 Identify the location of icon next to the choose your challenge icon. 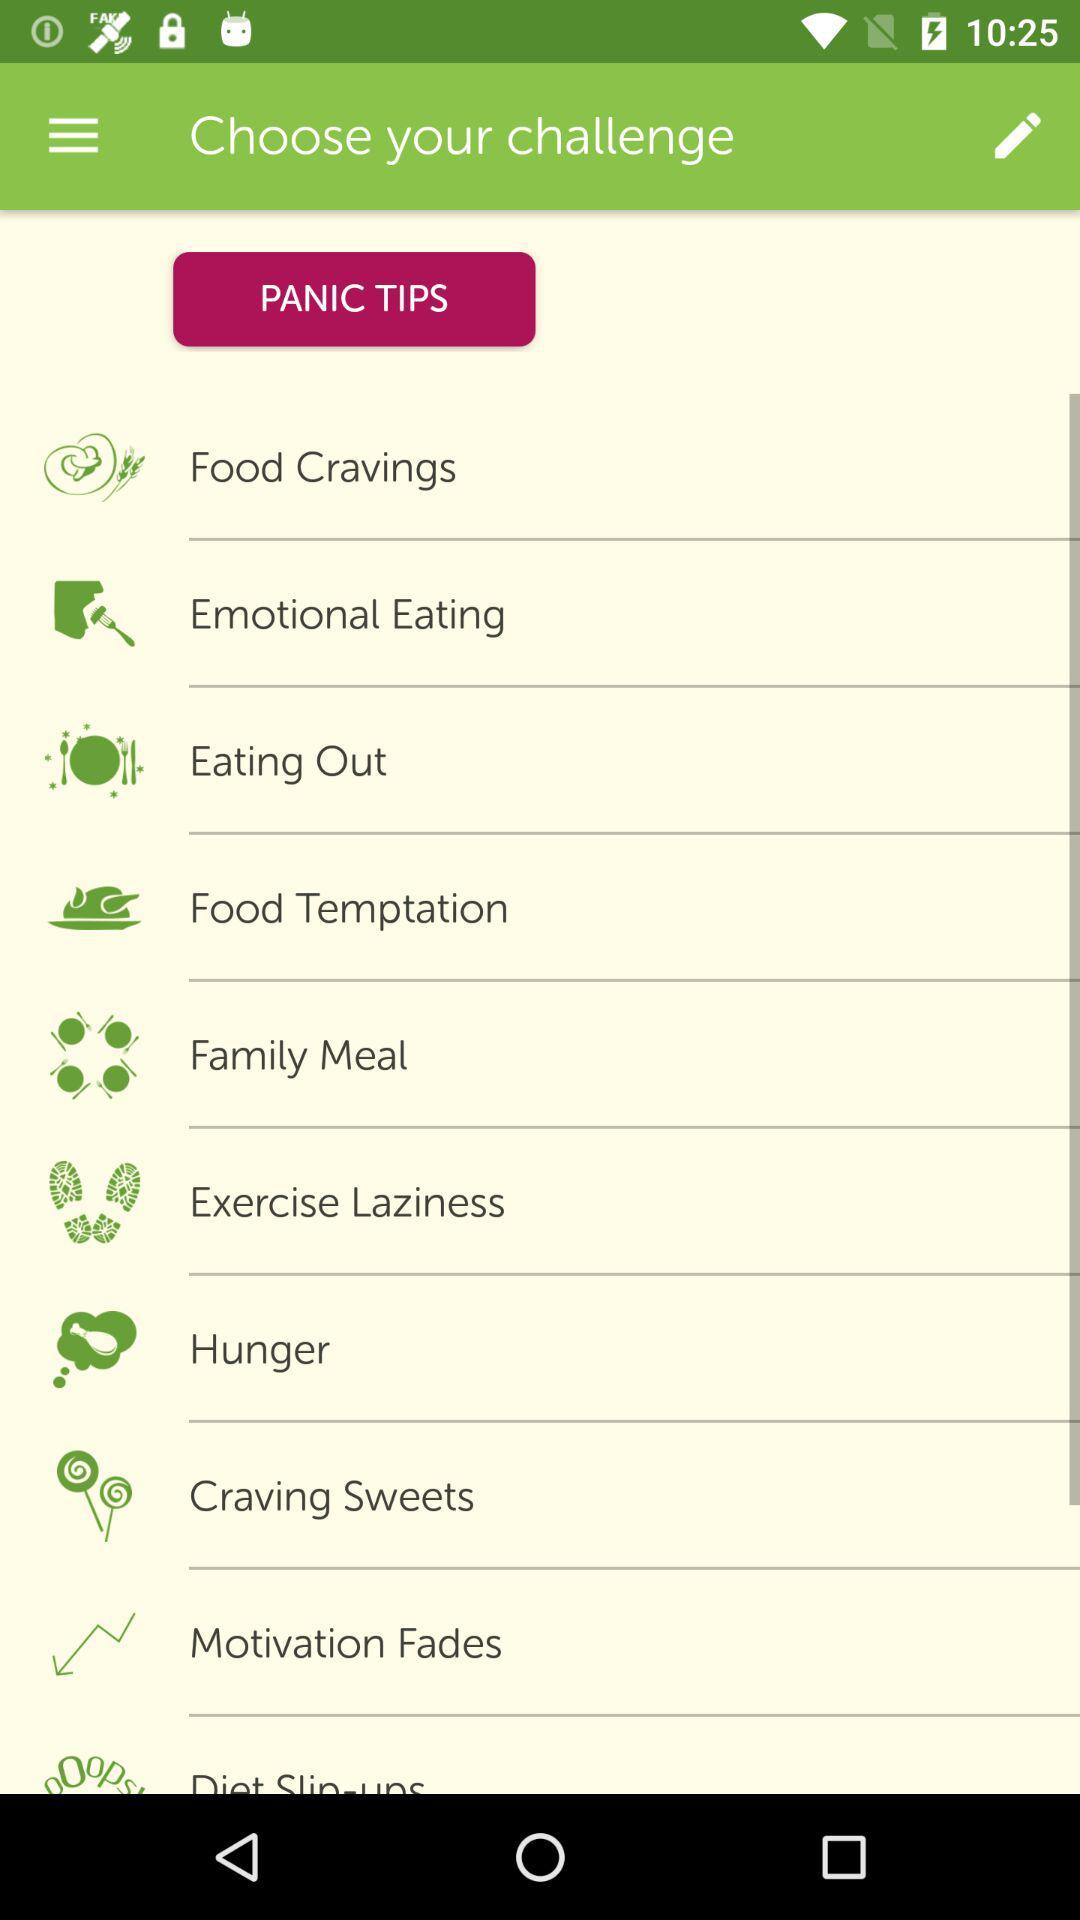
(1017, 135).